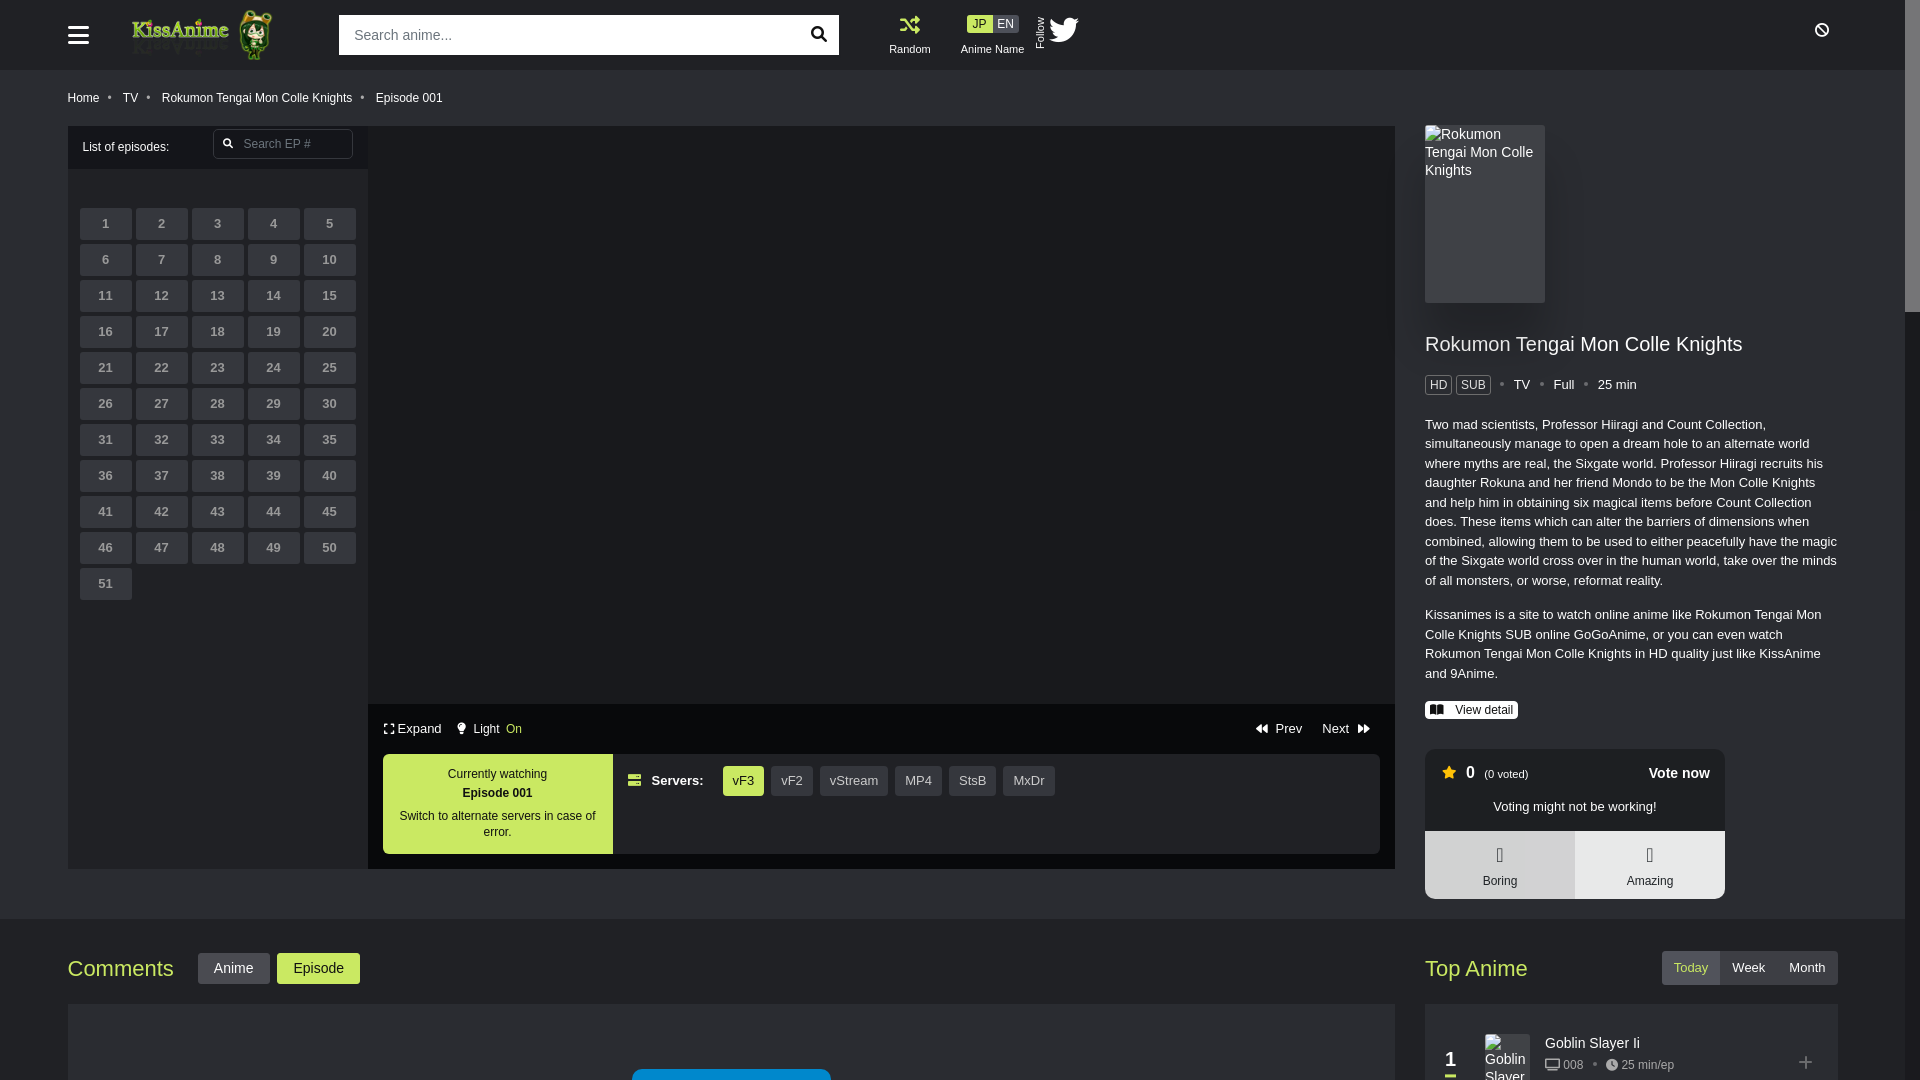 The width and height of the screenshot is (1920, 1080). Describe the element at coordinates (162, 223) in the screenshot. I see `'2'` at that location.